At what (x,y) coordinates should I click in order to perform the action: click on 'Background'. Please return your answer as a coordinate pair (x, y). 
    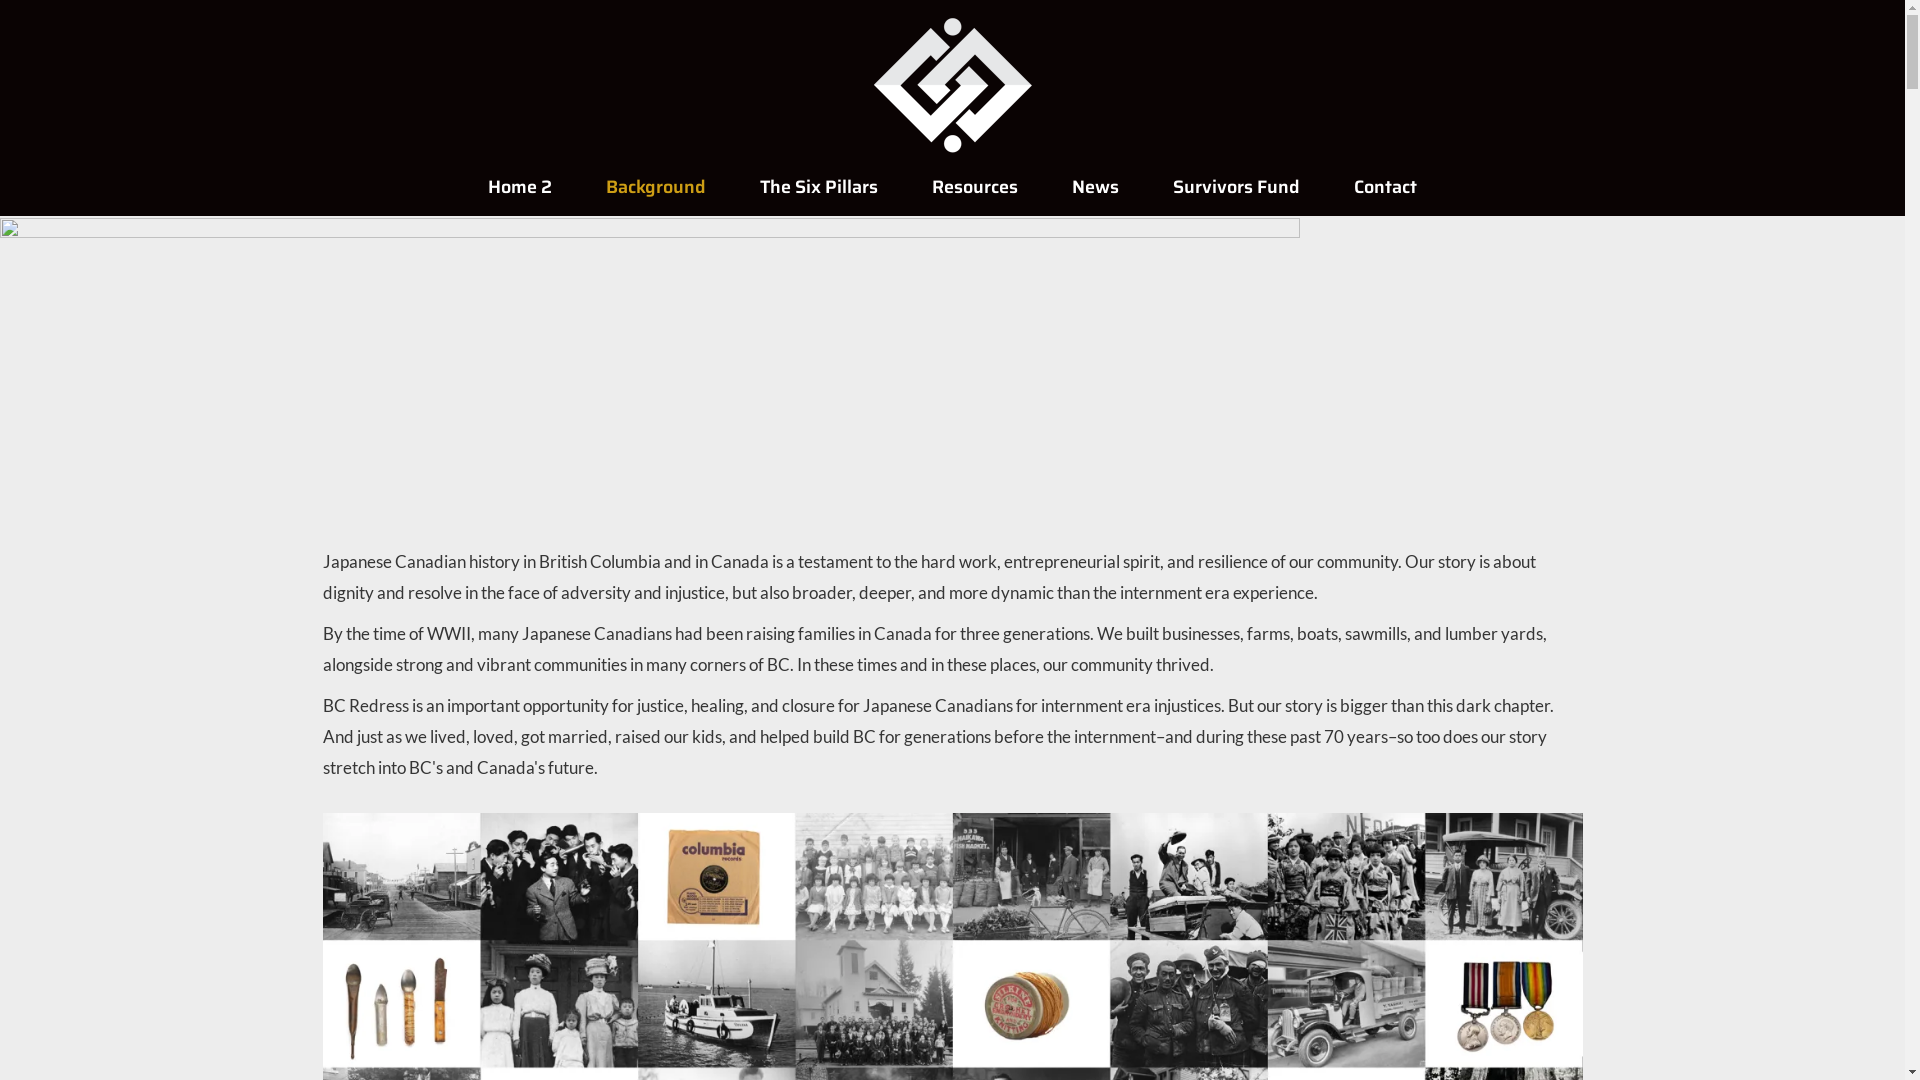
    Looking at the image, I should click on (656, 186).